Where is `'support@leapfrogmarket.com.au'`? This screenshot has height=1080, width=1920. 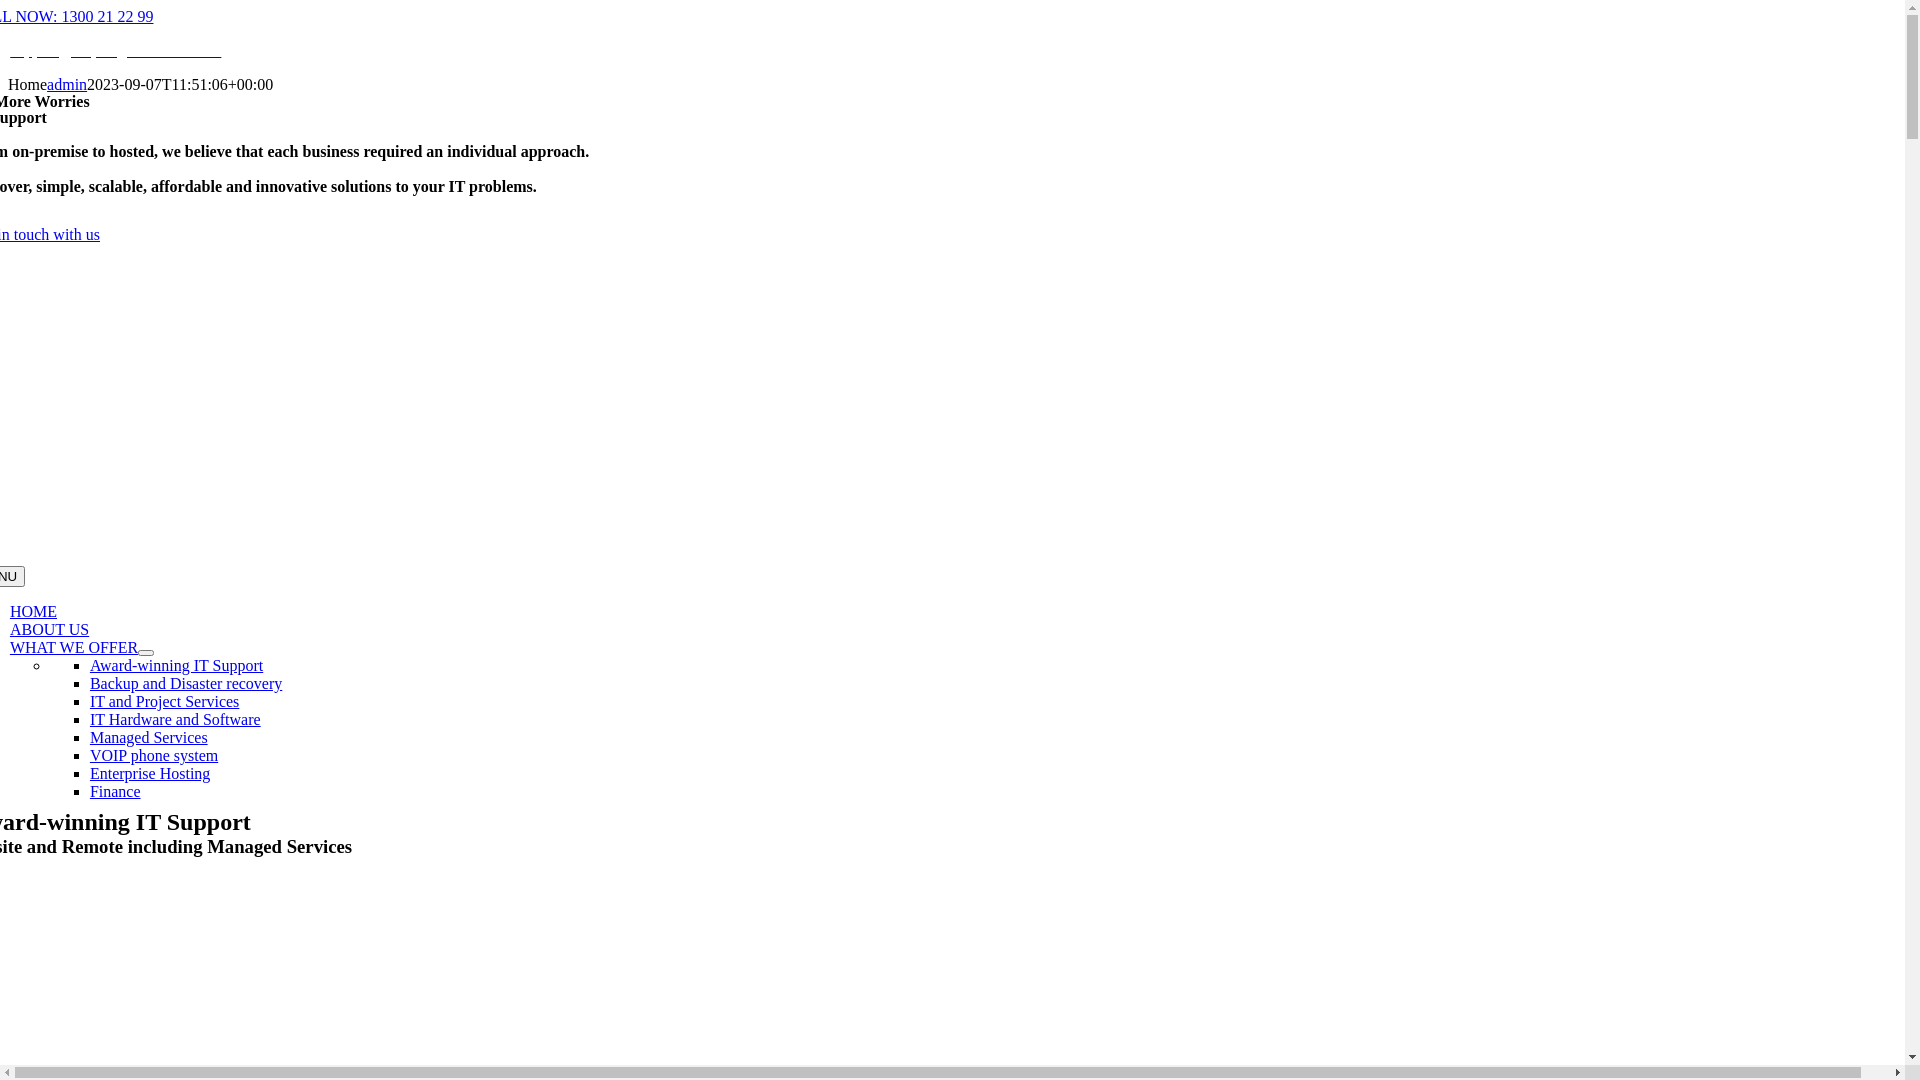 'support@leapfrogmarket.com.au' is located at coordinates (9, 49).